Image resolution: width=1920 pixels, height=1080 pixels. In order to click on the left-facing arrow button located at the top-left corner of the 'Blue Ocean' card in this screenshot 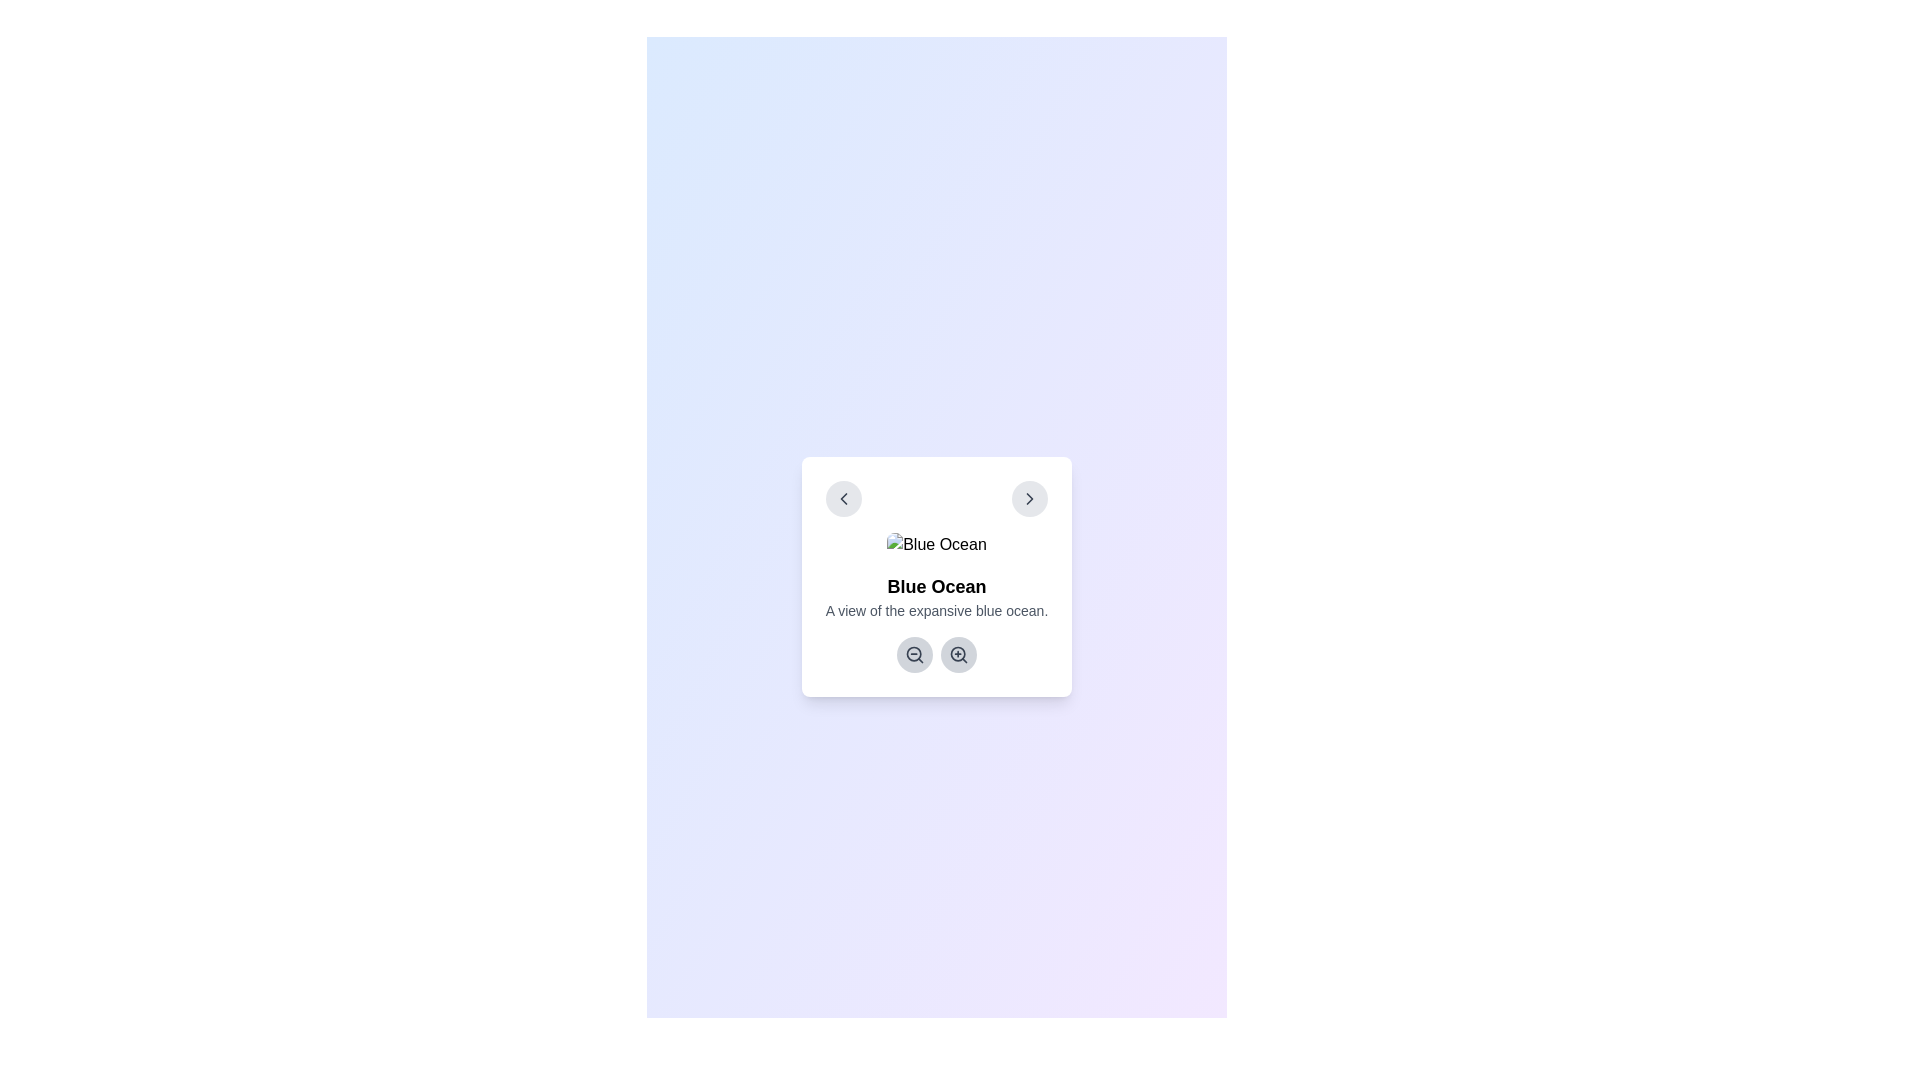, I will do `click(843, 497)`.